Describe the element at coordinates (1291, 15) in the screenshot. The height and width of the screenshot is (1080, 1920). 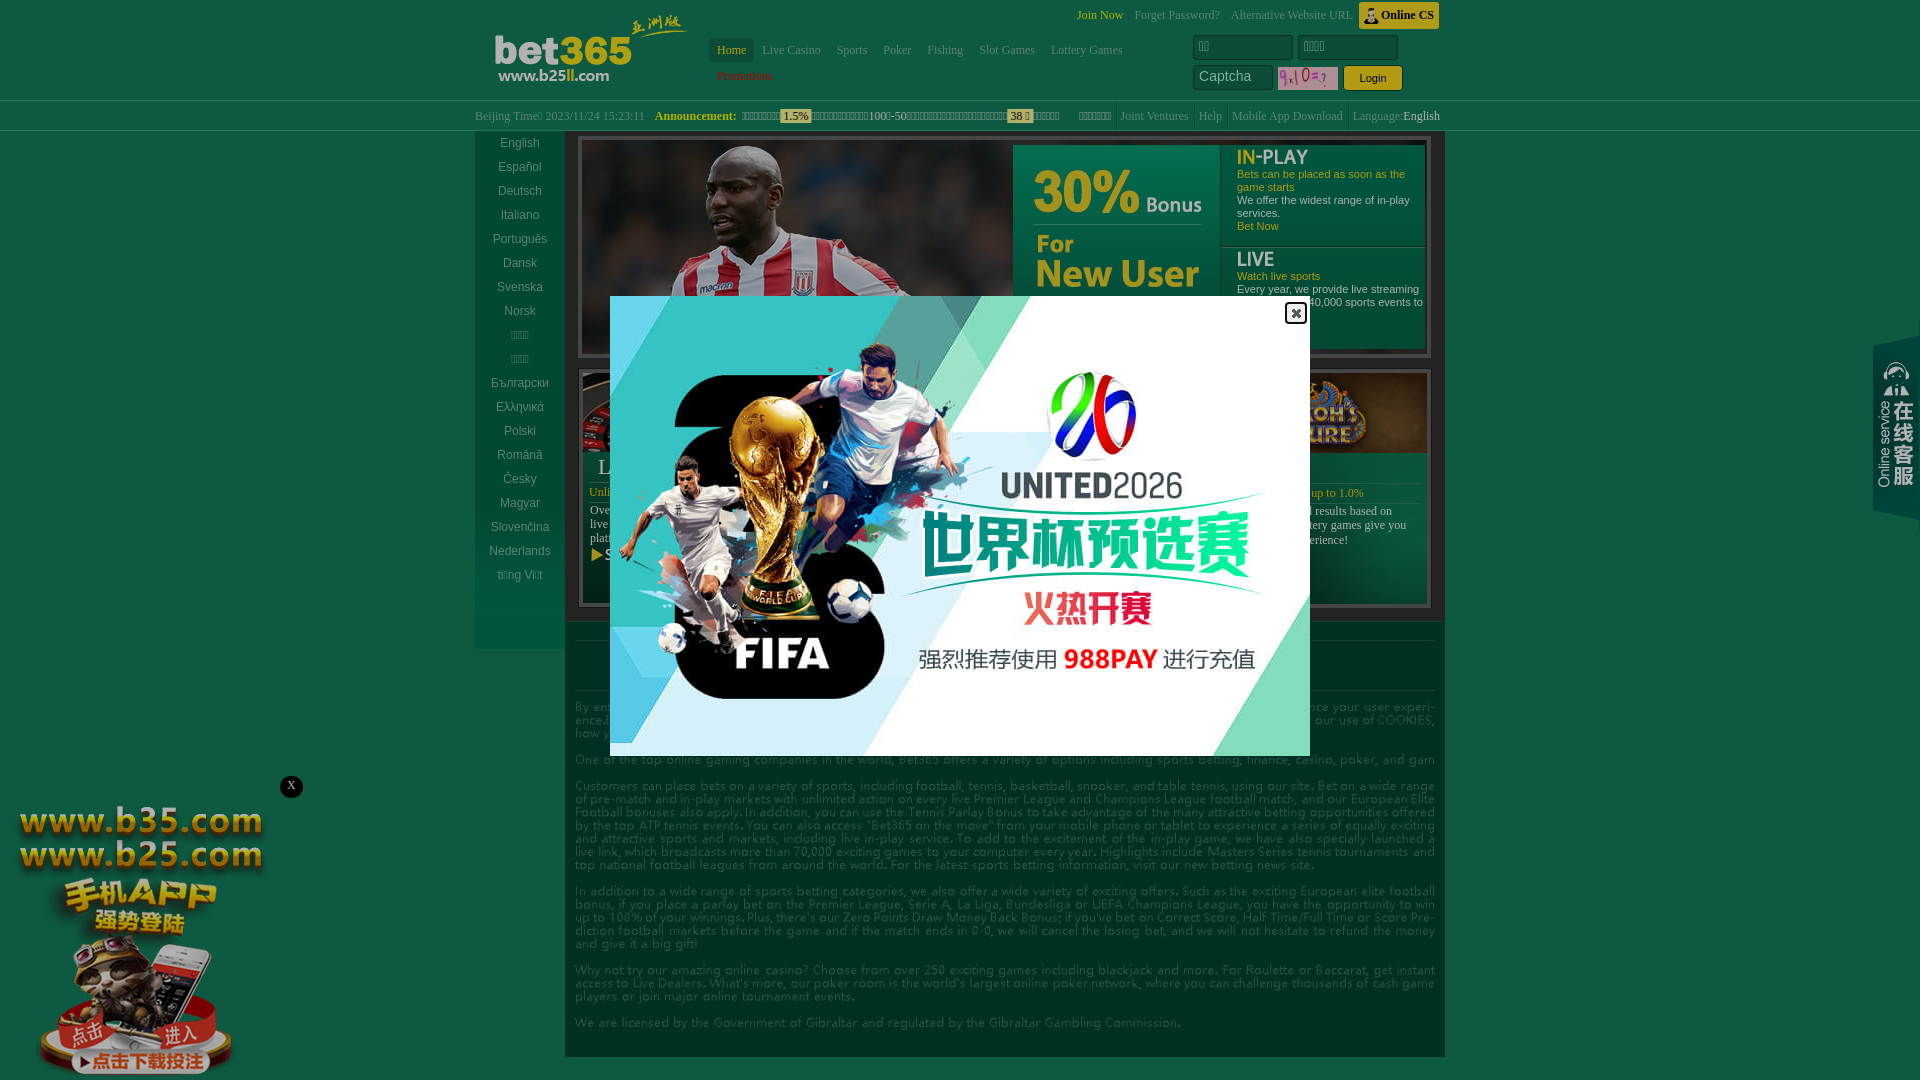
I see `'Alternative Website URL'` at that location.